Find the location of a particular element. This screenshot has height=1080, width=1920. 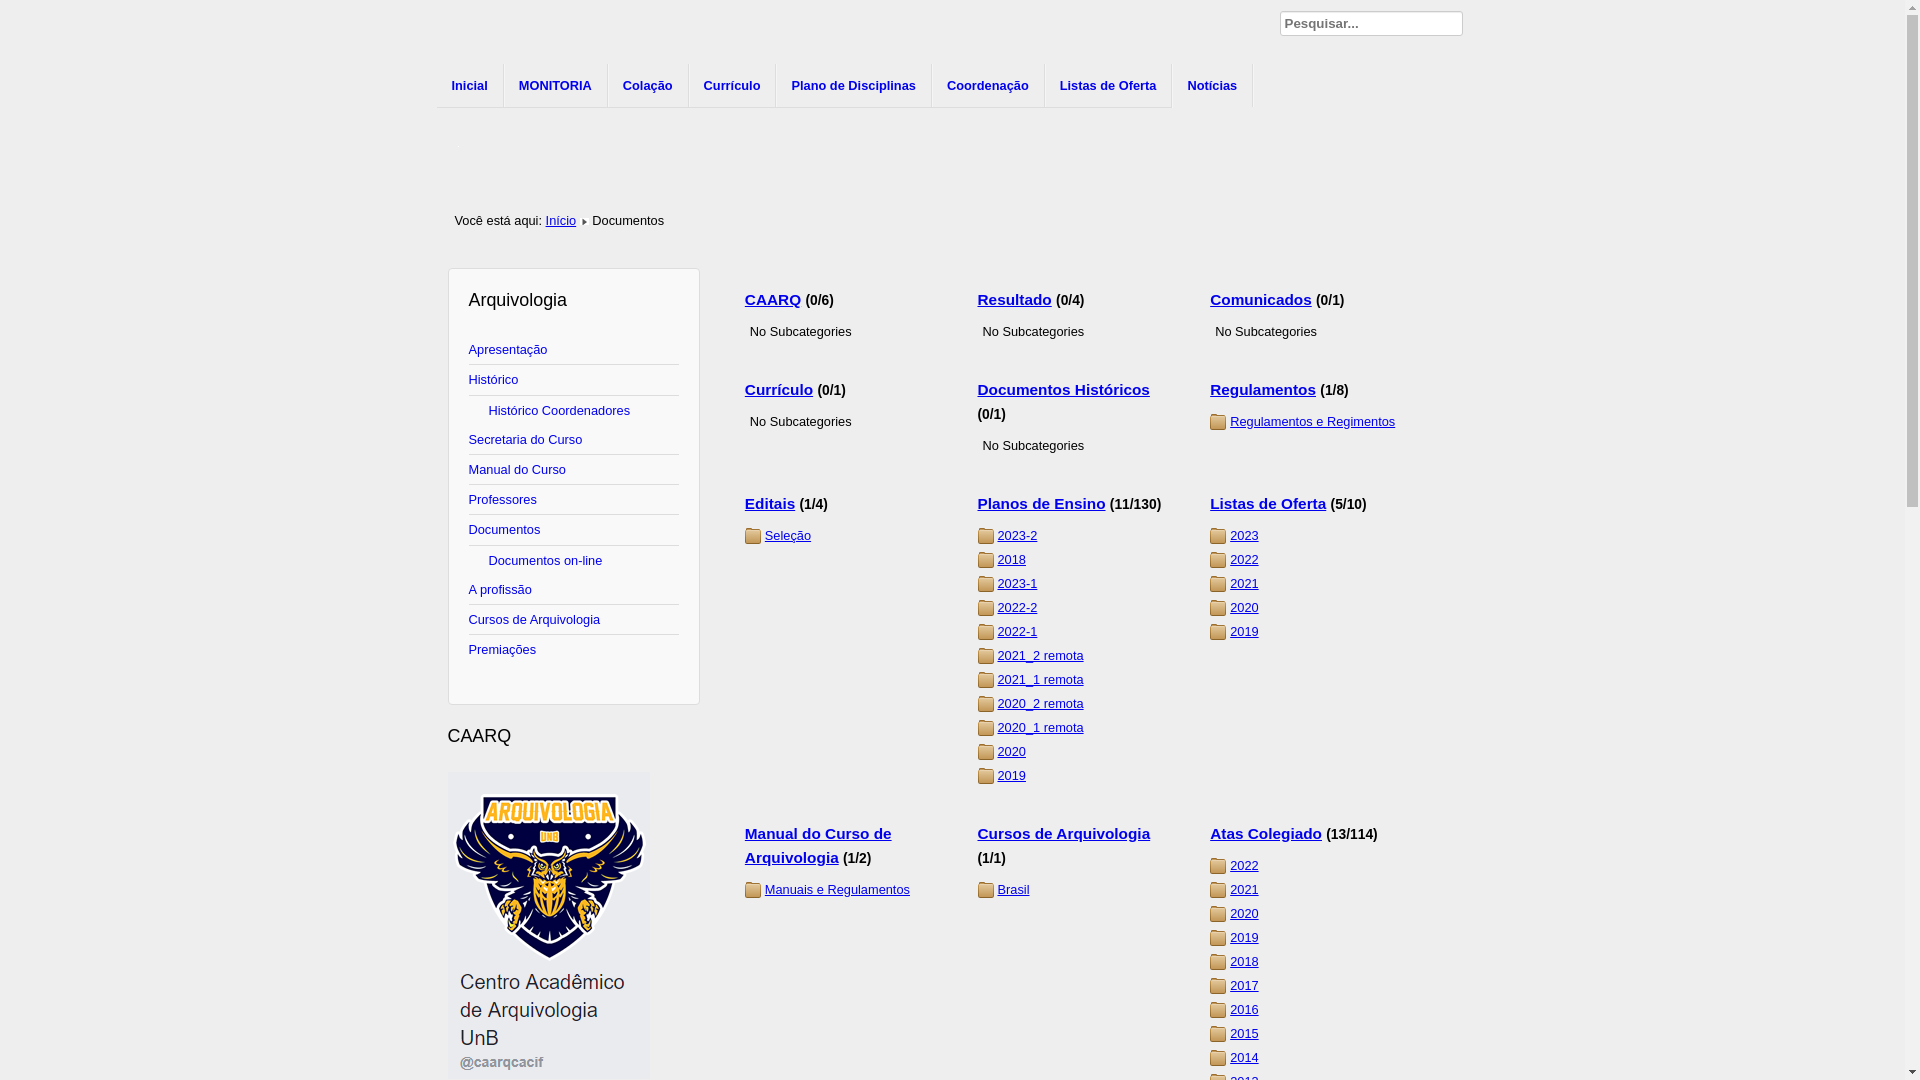

'Secretaria do Curso' is located at coordinates (572, 438).